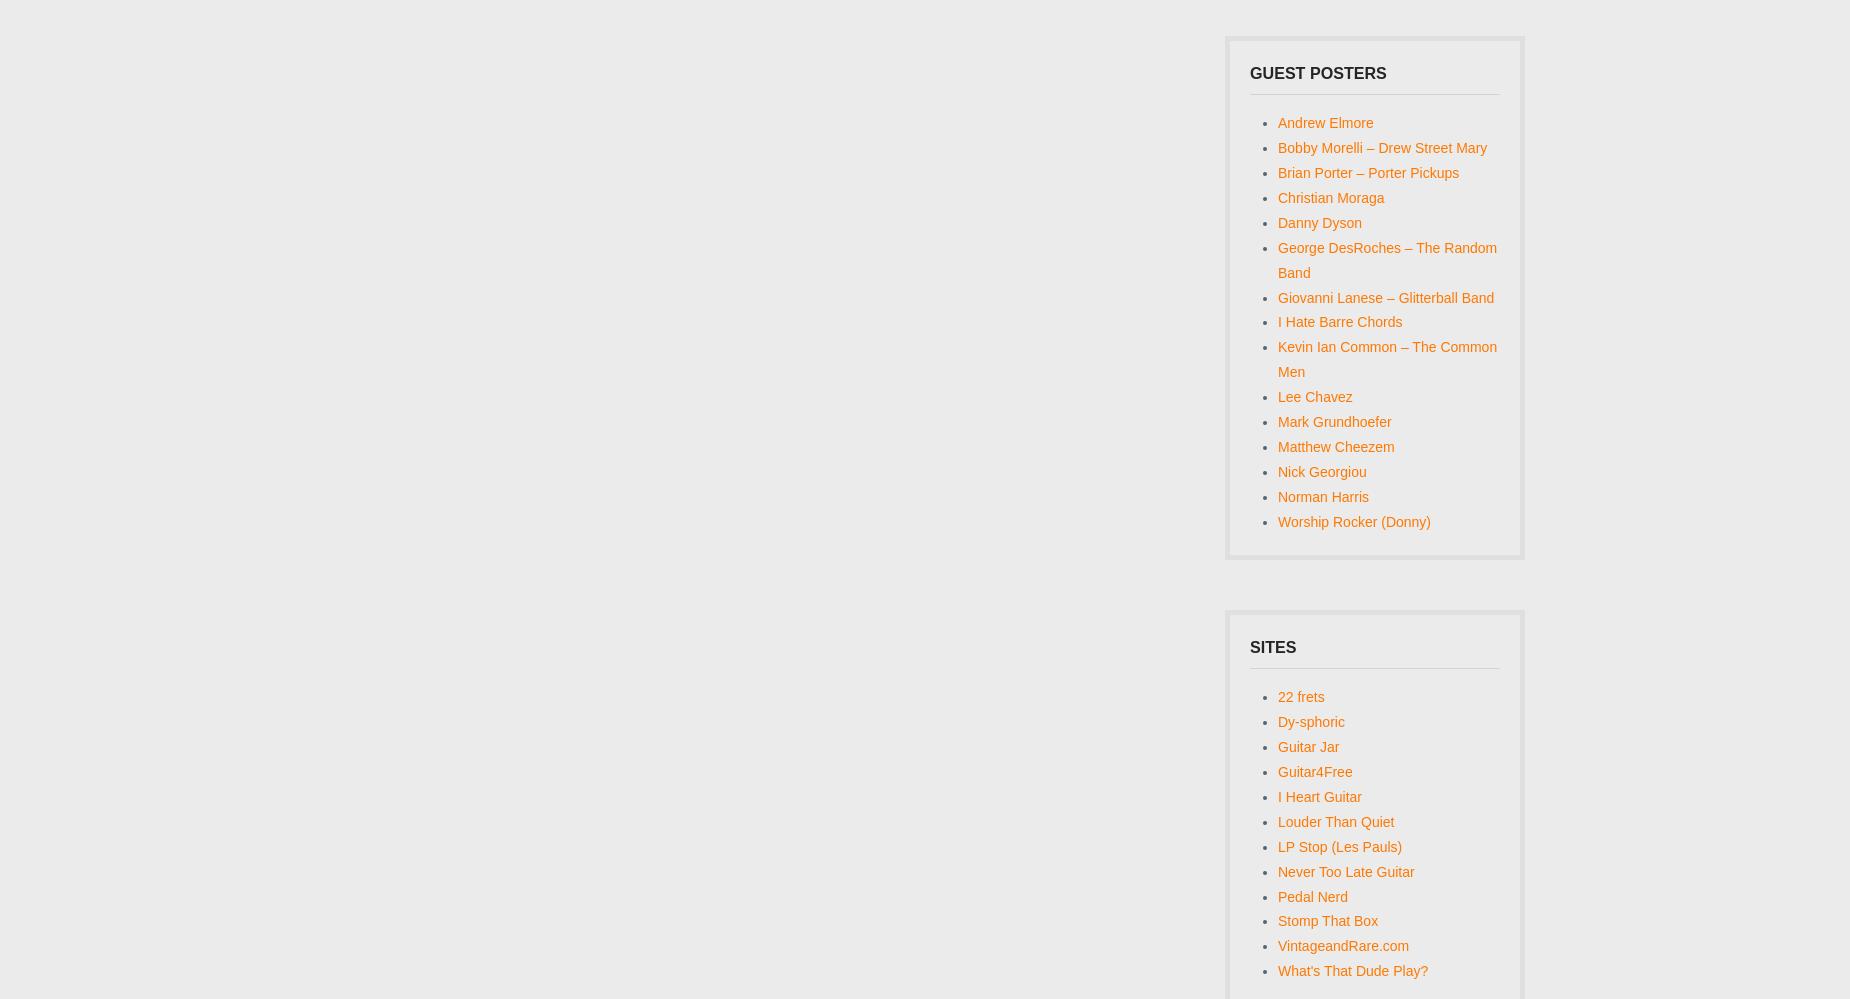 This screenshot has height=999, width=1850. Describe the element at coordinates (1321, 472) in the screenshot. I see `'Nick Georgiou'` at that location.